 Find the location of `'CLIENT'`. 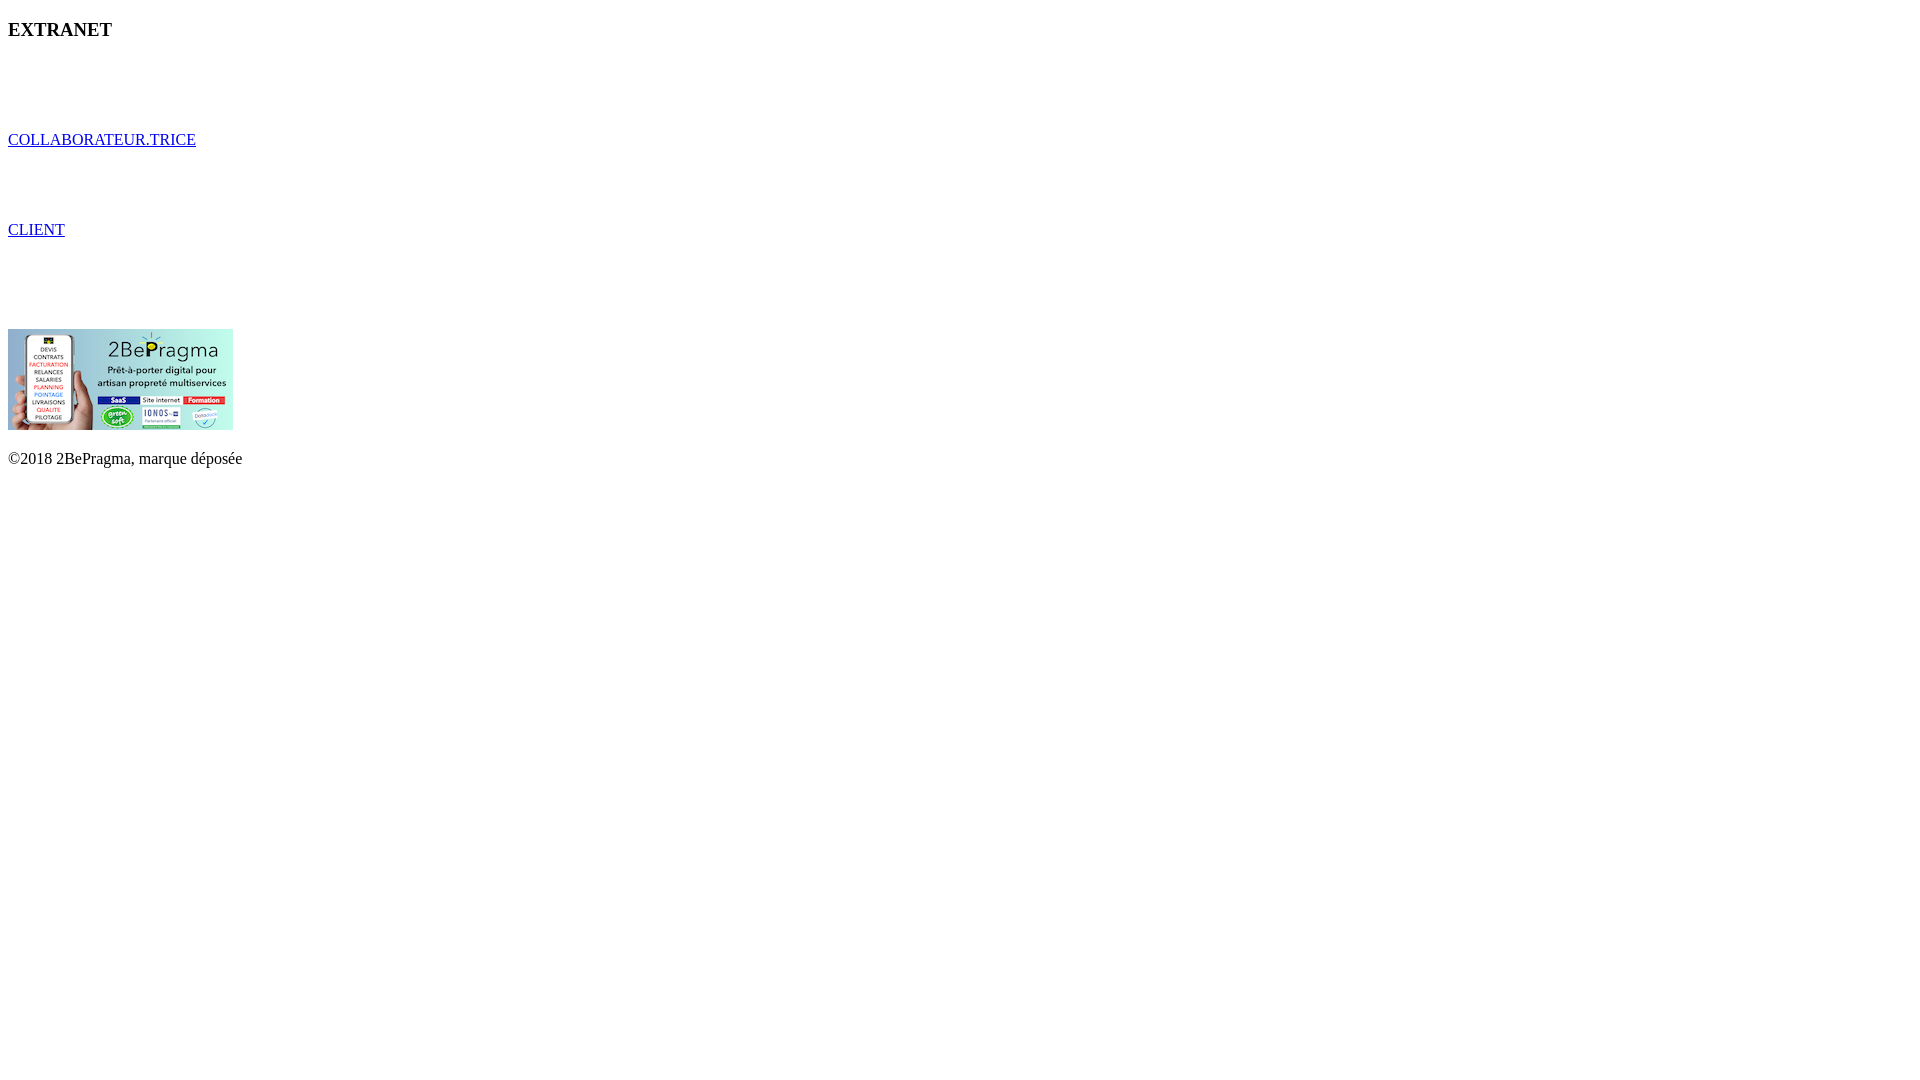

'CLIENT' is located at coordinates (36, 228).